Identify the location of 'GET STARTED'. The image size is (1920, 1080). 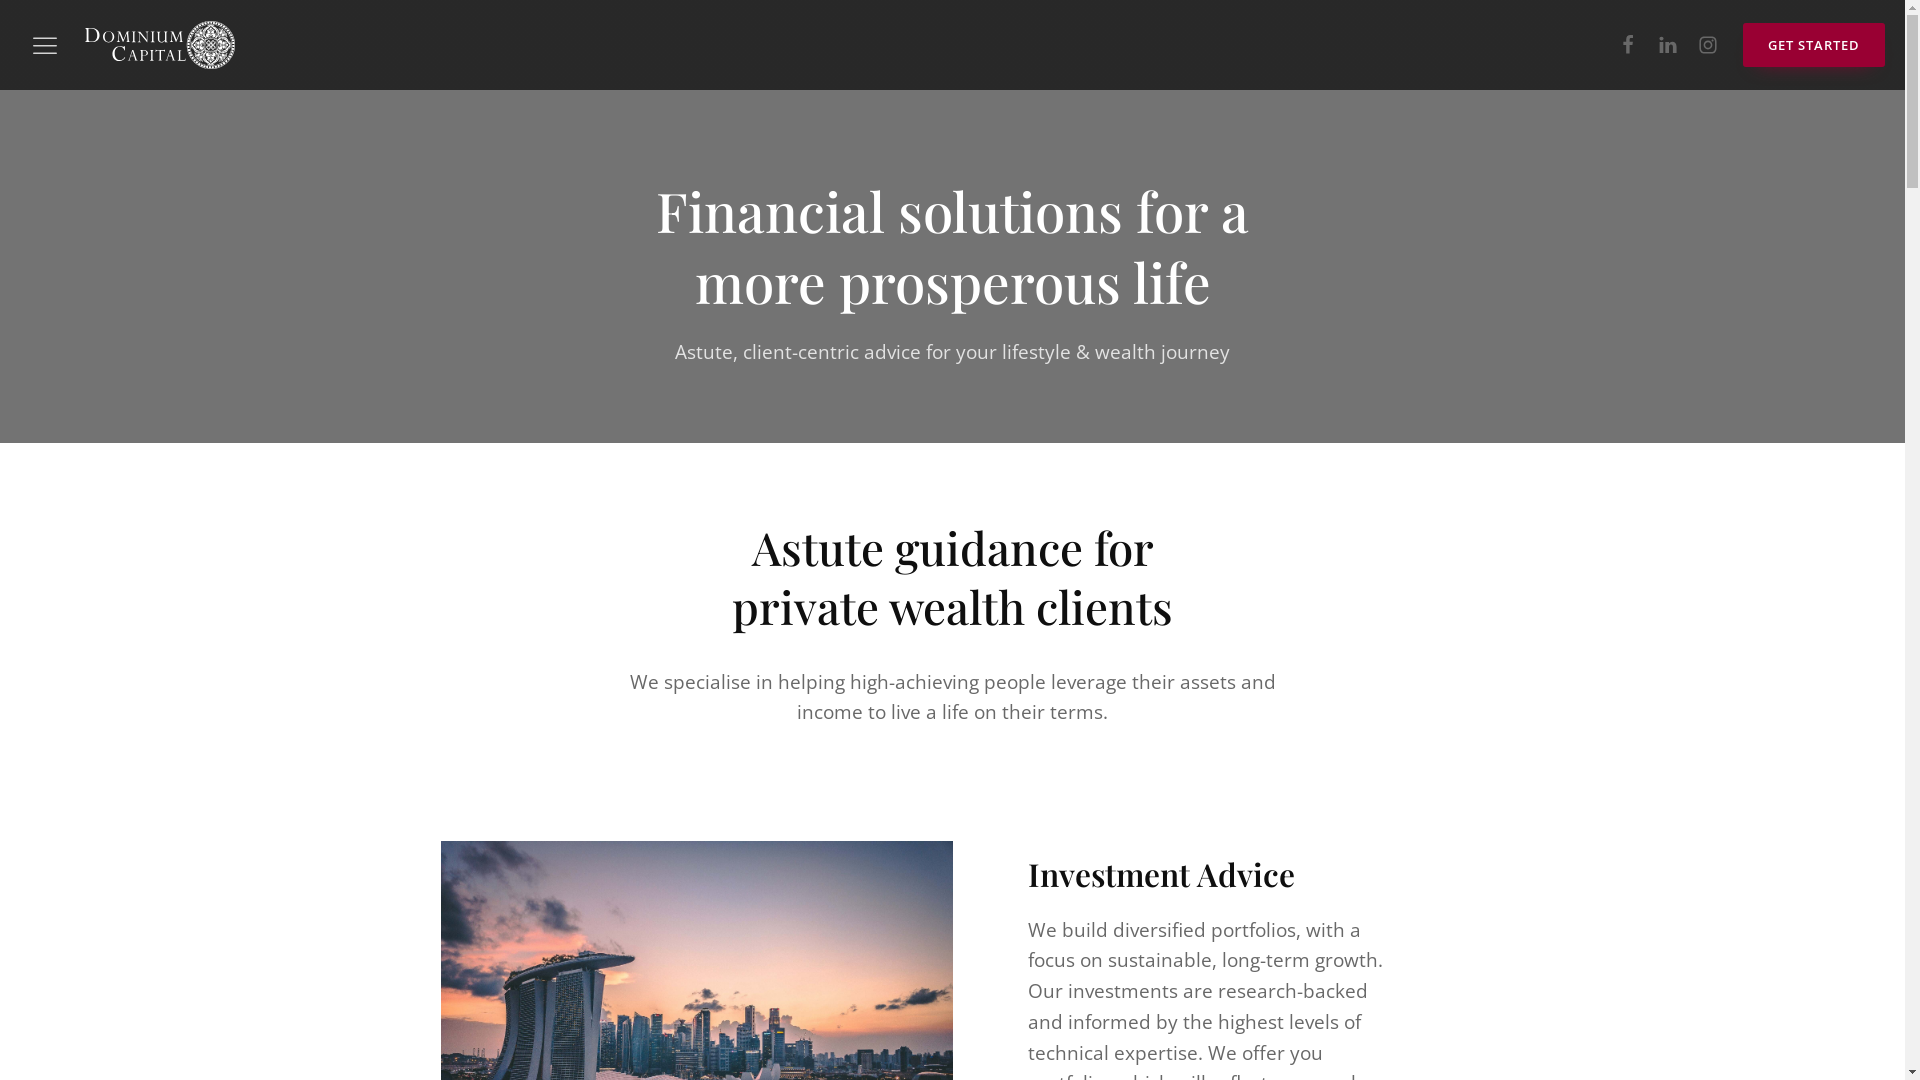
(1814, 45).